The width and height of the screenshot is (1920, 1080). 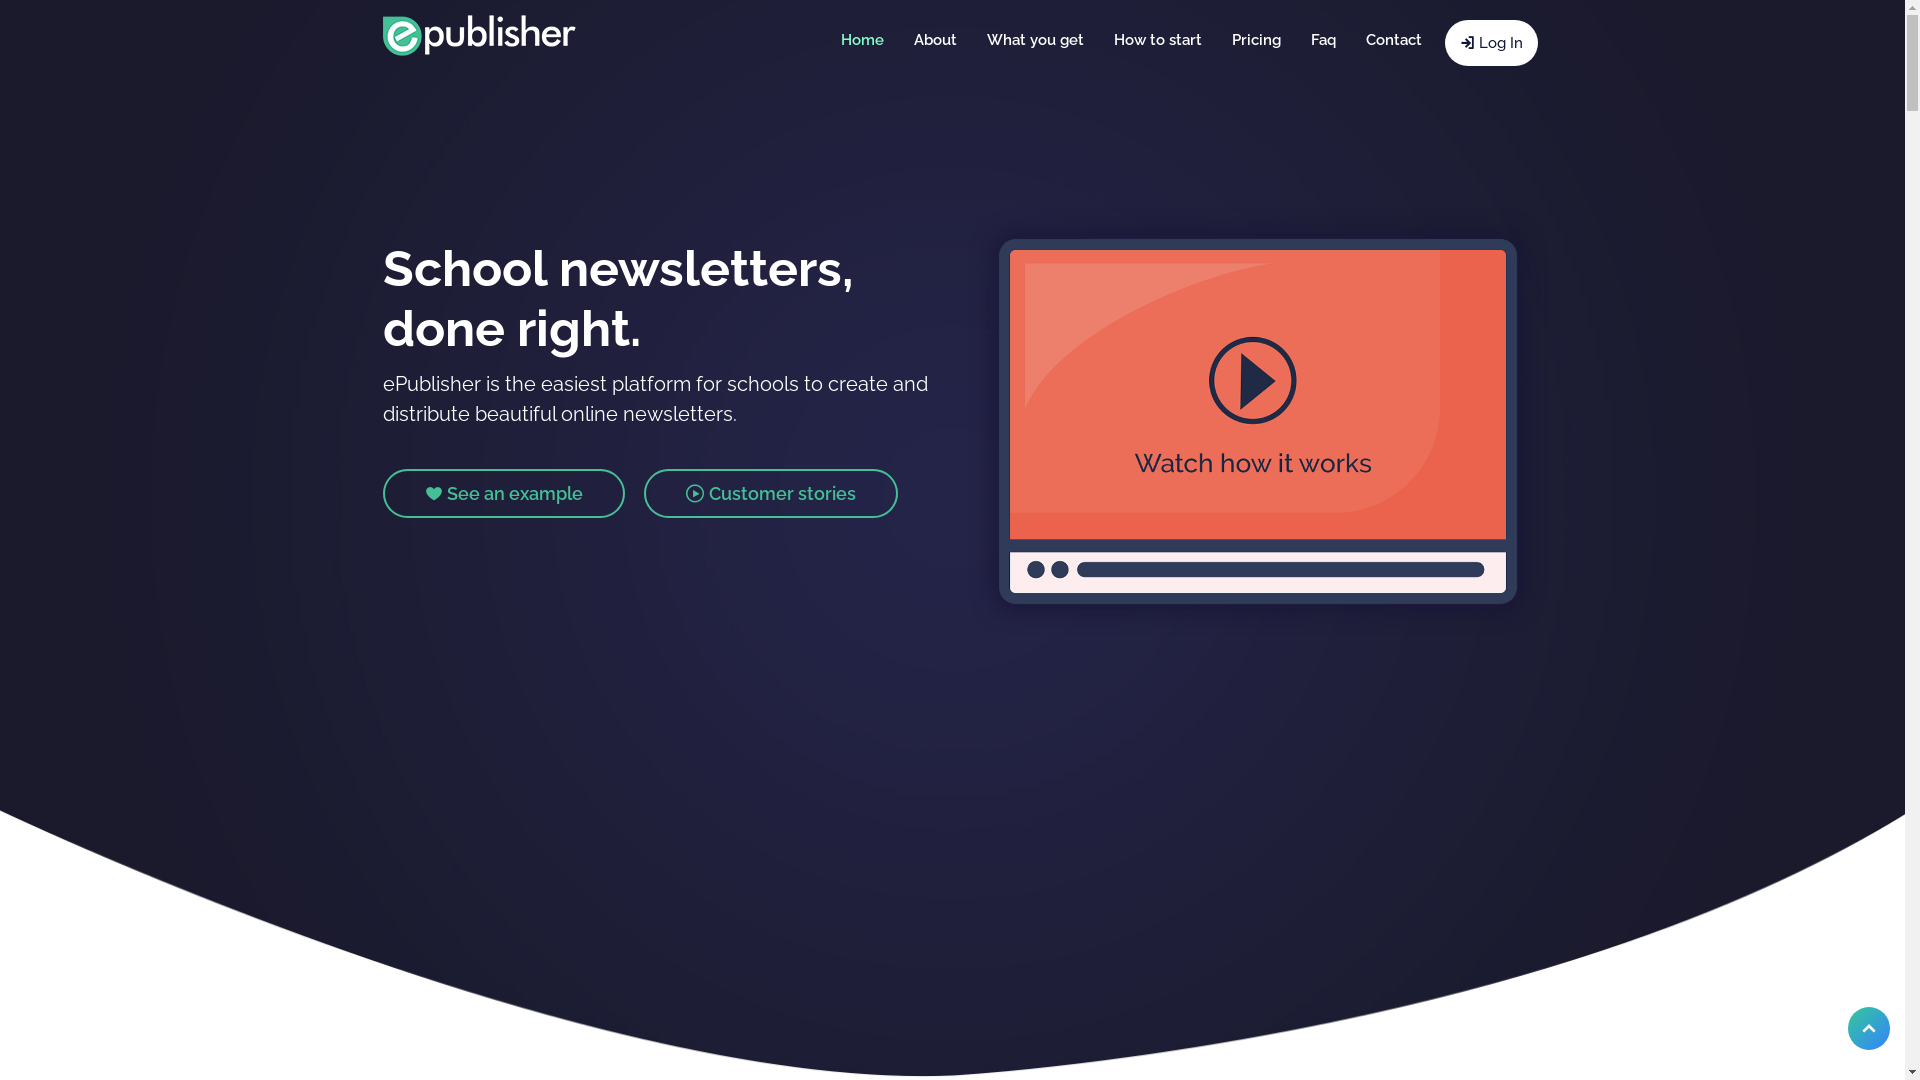 I want to click on 'See an example', so click(x=503, y=493).